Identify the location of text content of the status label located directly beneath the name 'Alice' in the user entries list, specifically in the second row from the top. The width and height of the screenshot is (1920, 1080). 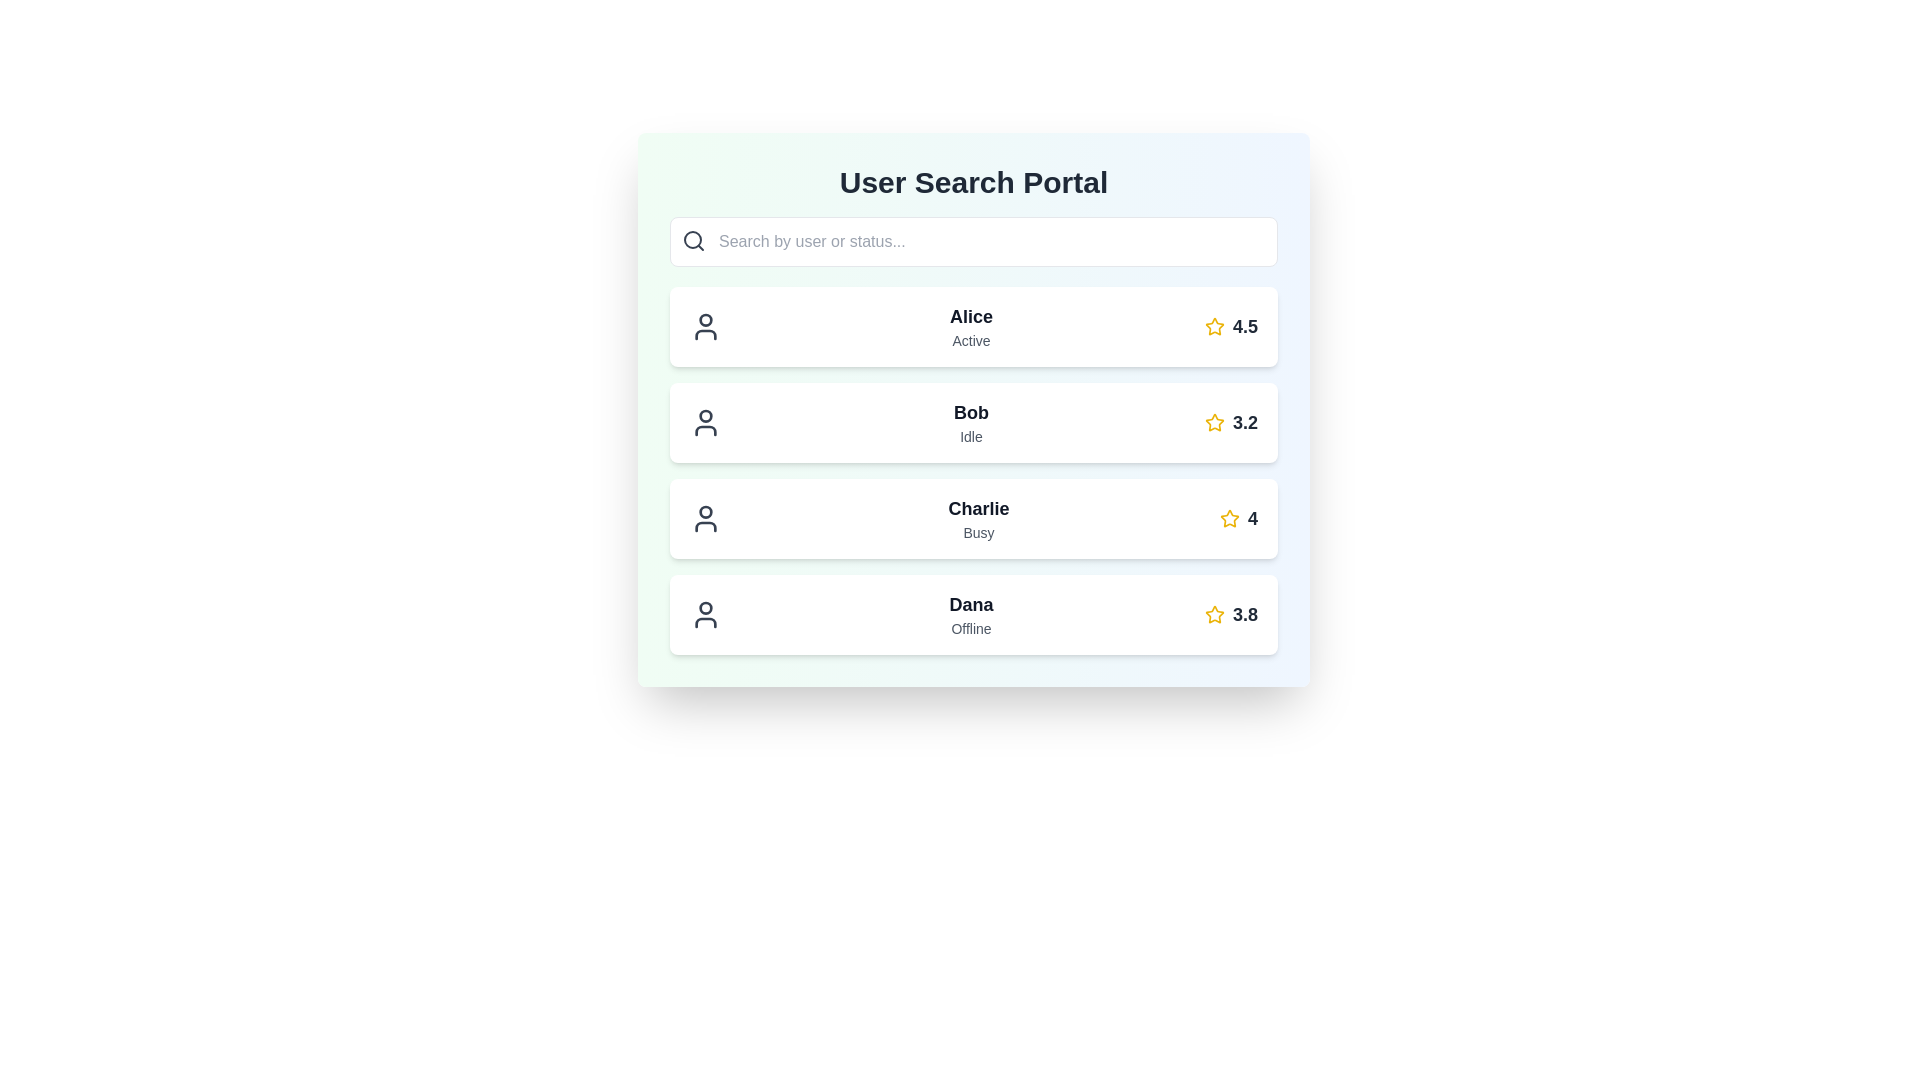
(971, 339).